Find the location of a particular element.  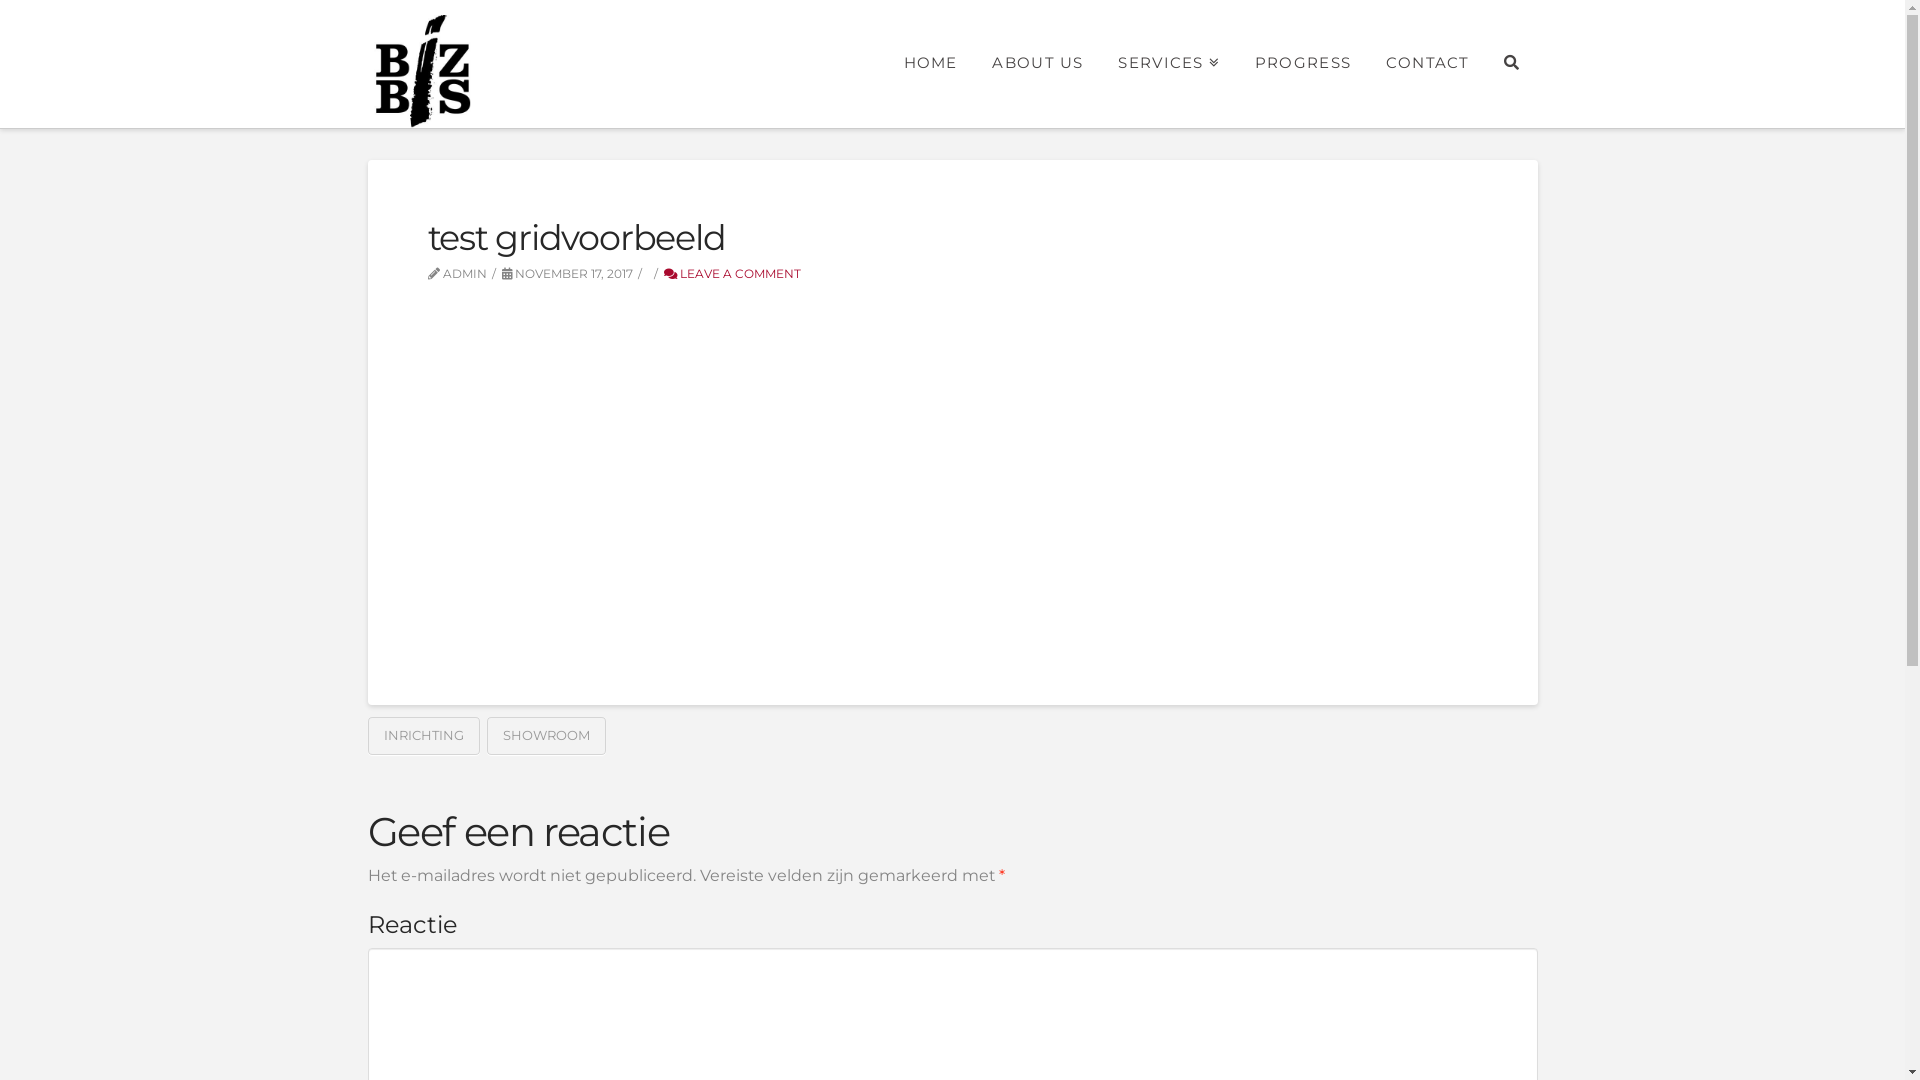

'ABOUT US' is located at coordinates (974, 59).